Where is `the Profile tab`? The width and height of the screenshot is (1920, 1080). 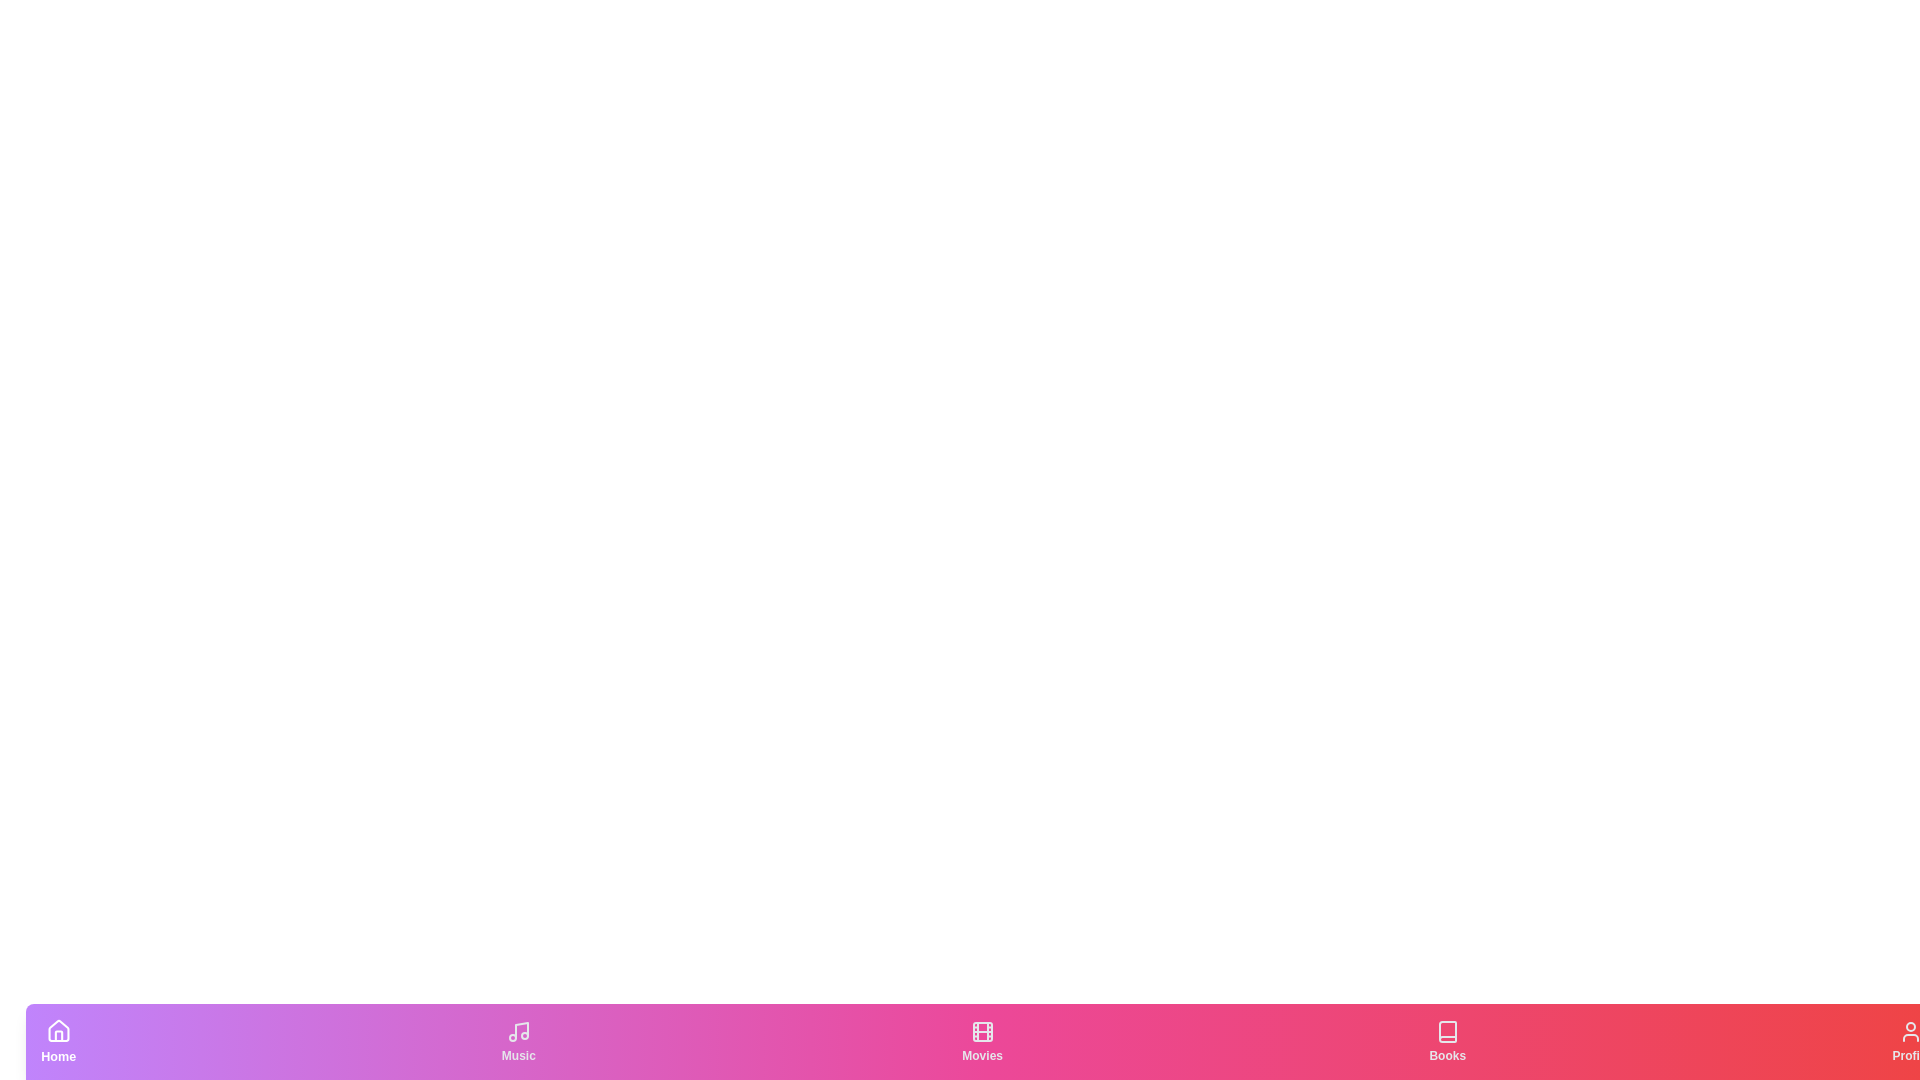 the Profile tab is located at coordinates (1909, 1040).